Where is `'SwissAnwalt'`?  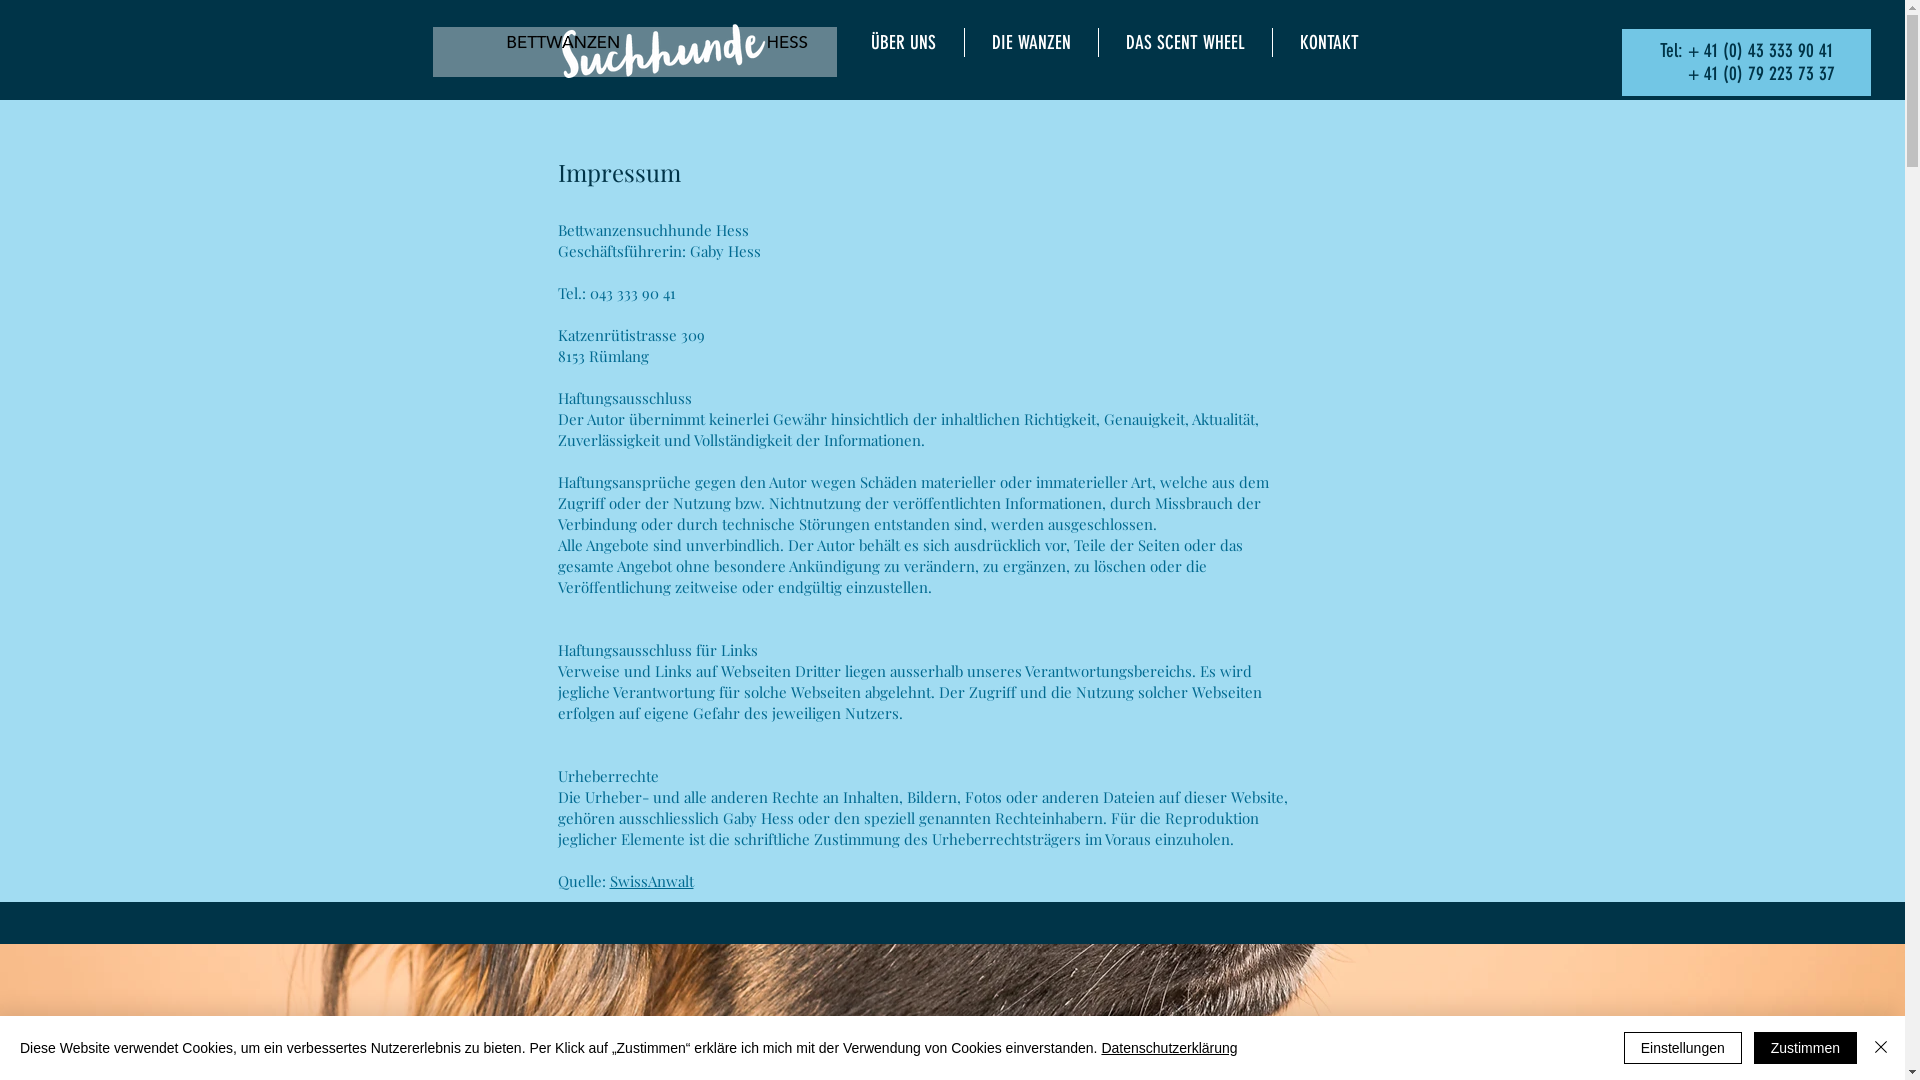 'SwissAnwalt' is located at coordinates (652, 879).